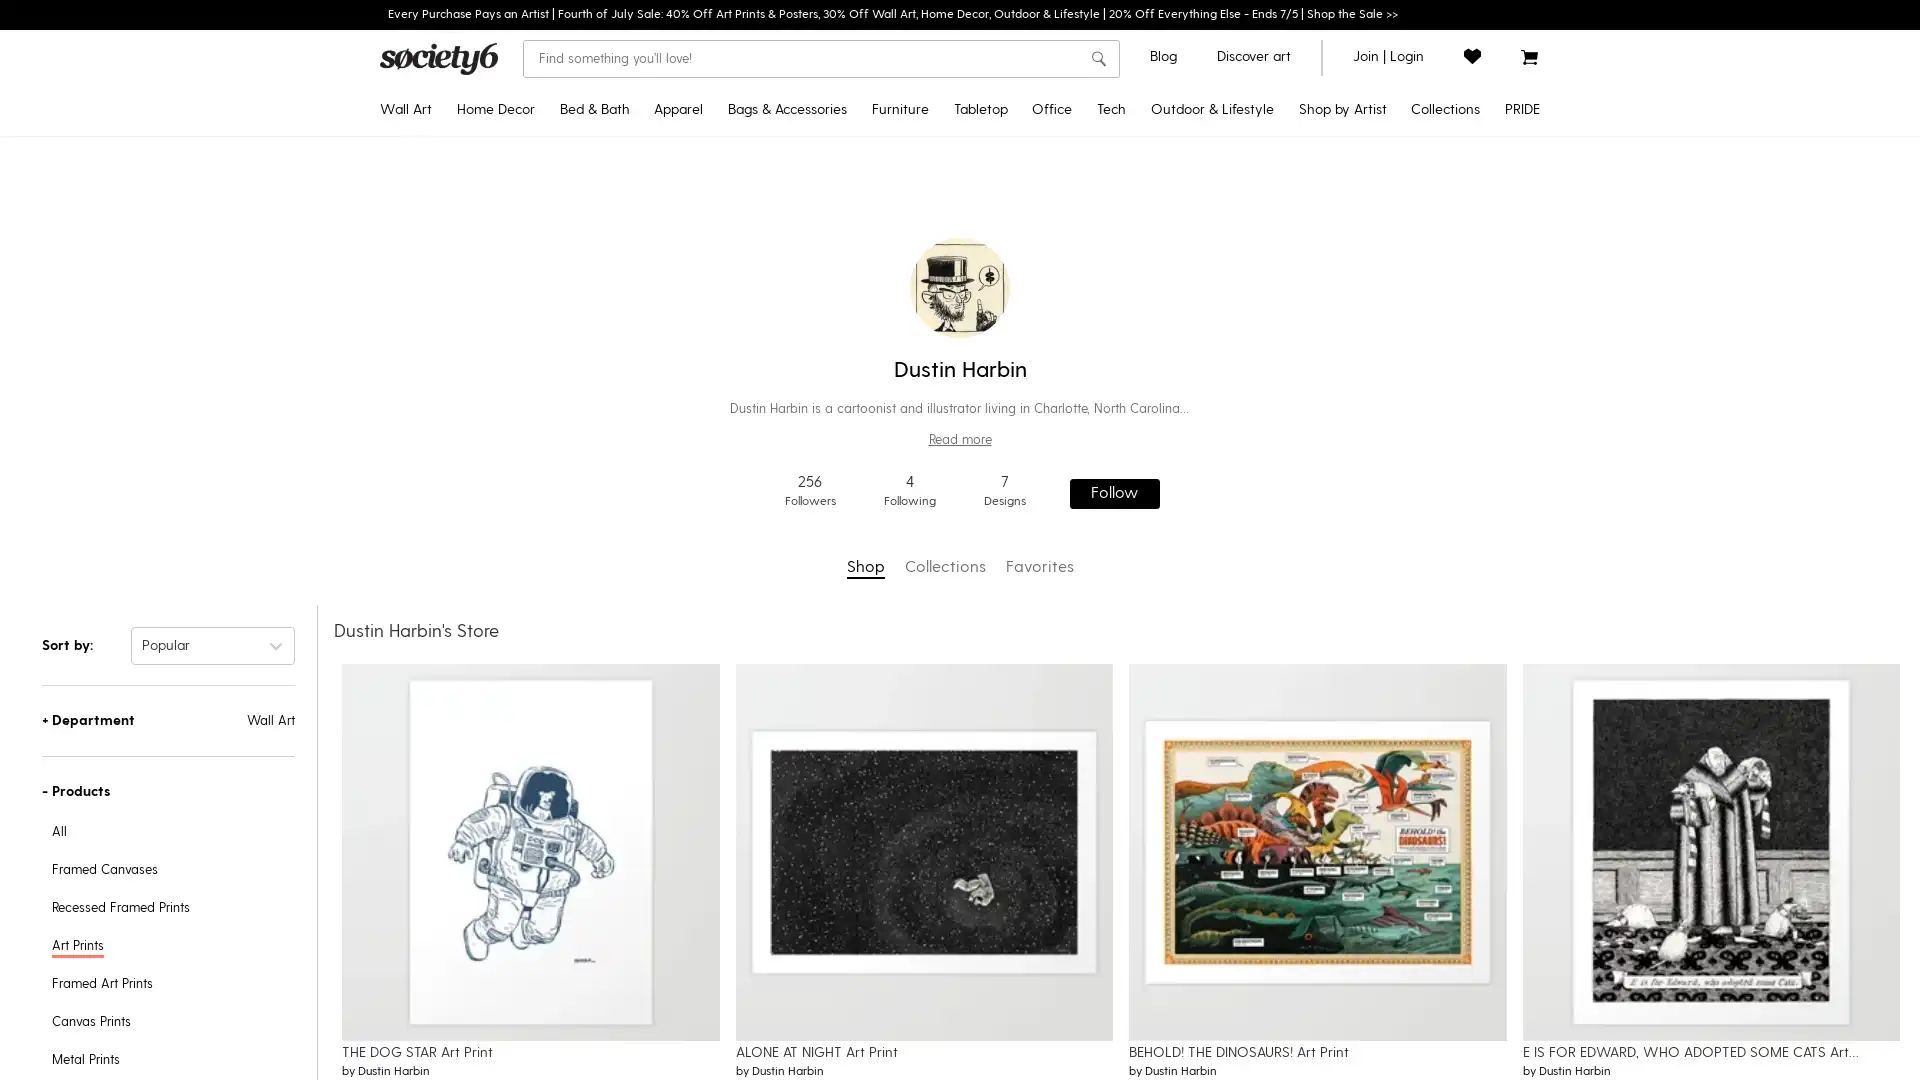 The height and width of the screenshot is (1080, 1920). I want to click on iPhone Wallet Cases, so click(1182, 224).